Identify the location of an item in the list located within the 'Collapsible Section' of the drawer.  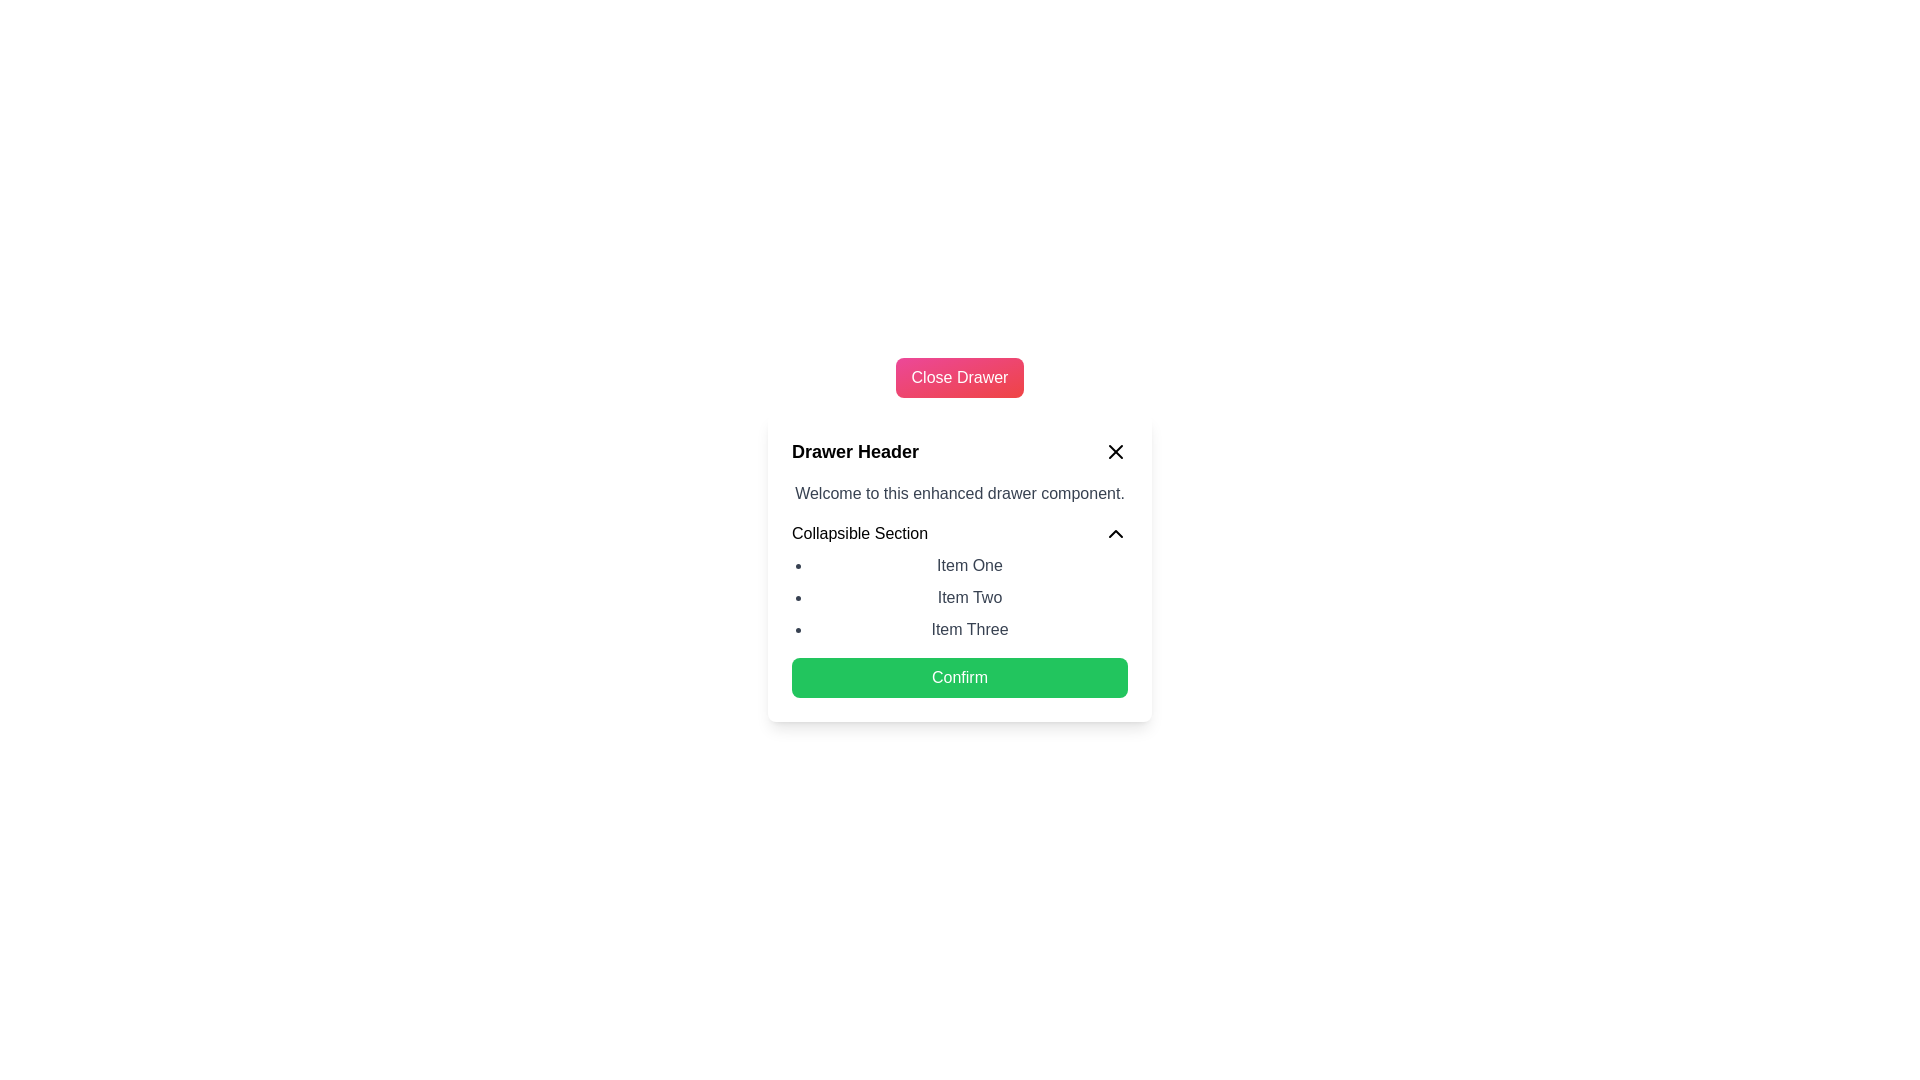
(960, 567).